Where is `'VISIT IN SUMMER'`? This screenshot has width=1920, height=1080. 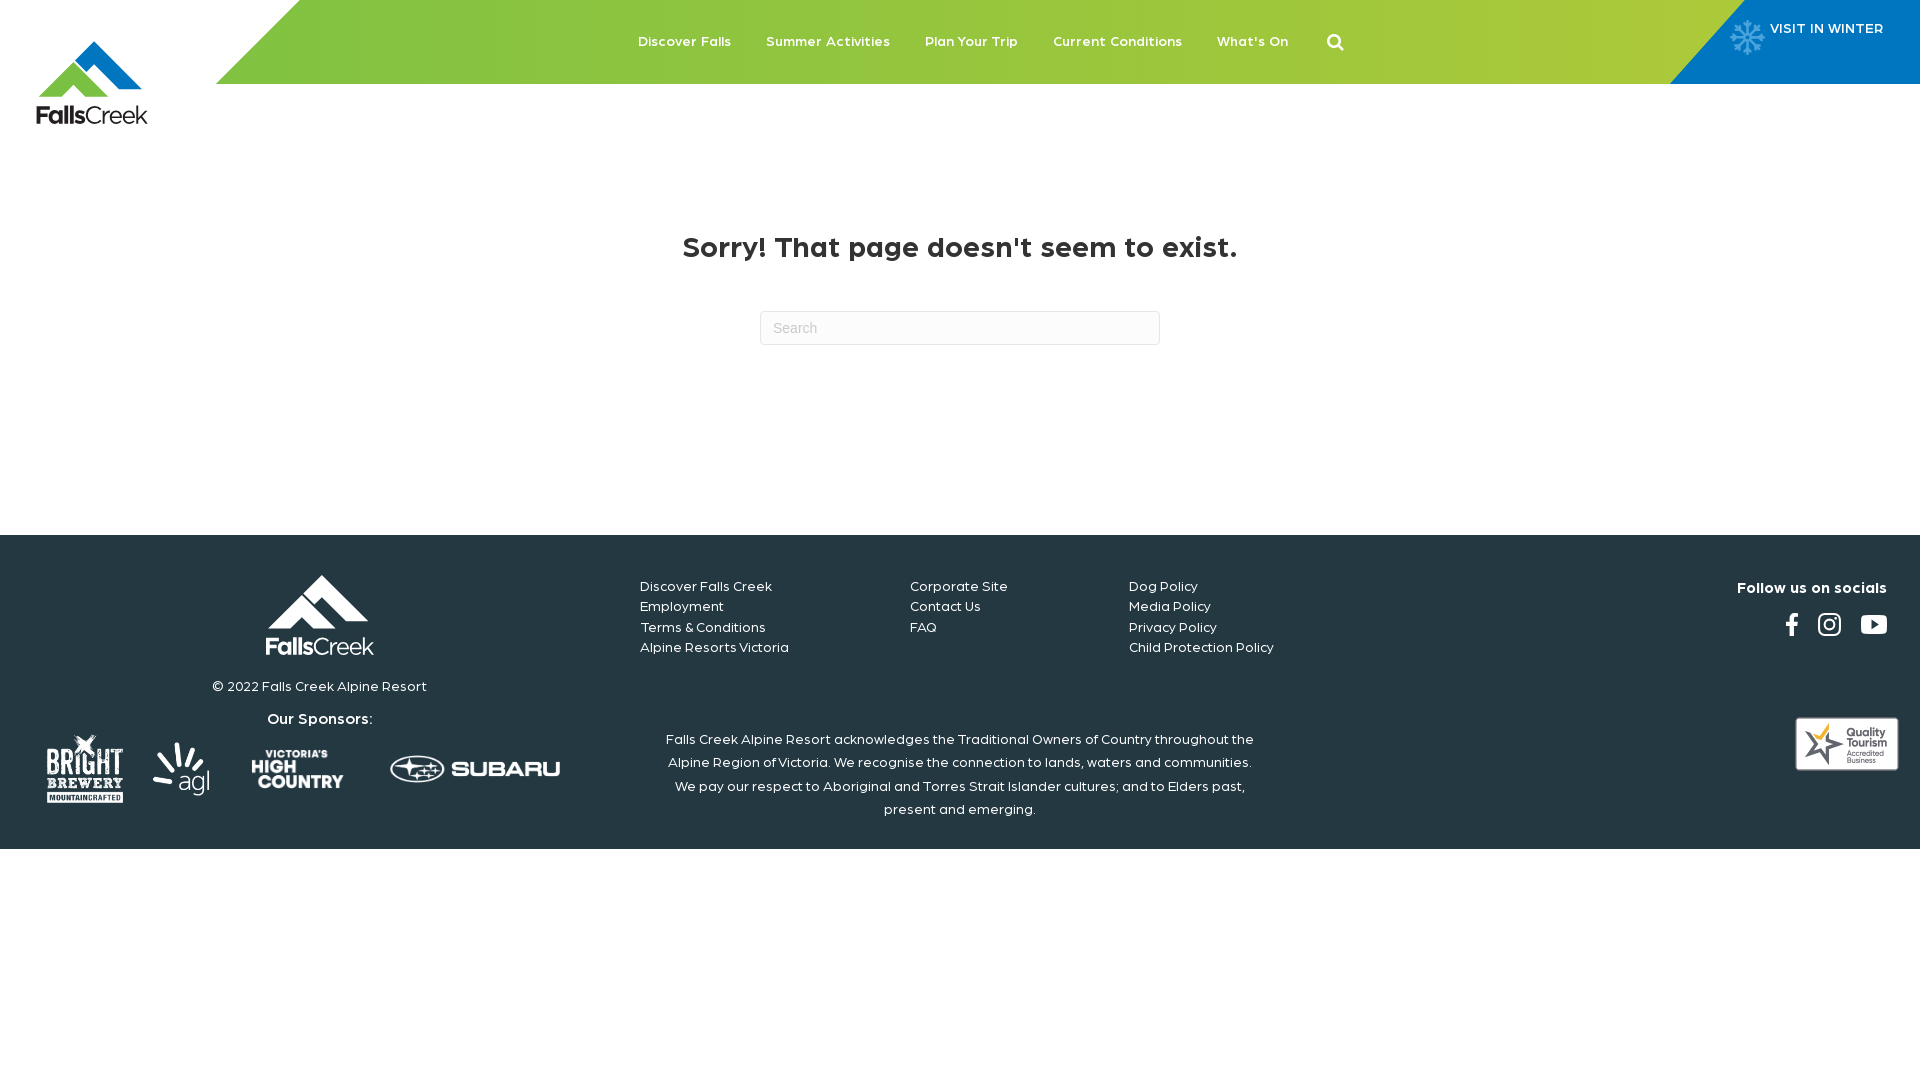
'VISIT IN SUMMER' is located at coordinates (1834, 42).